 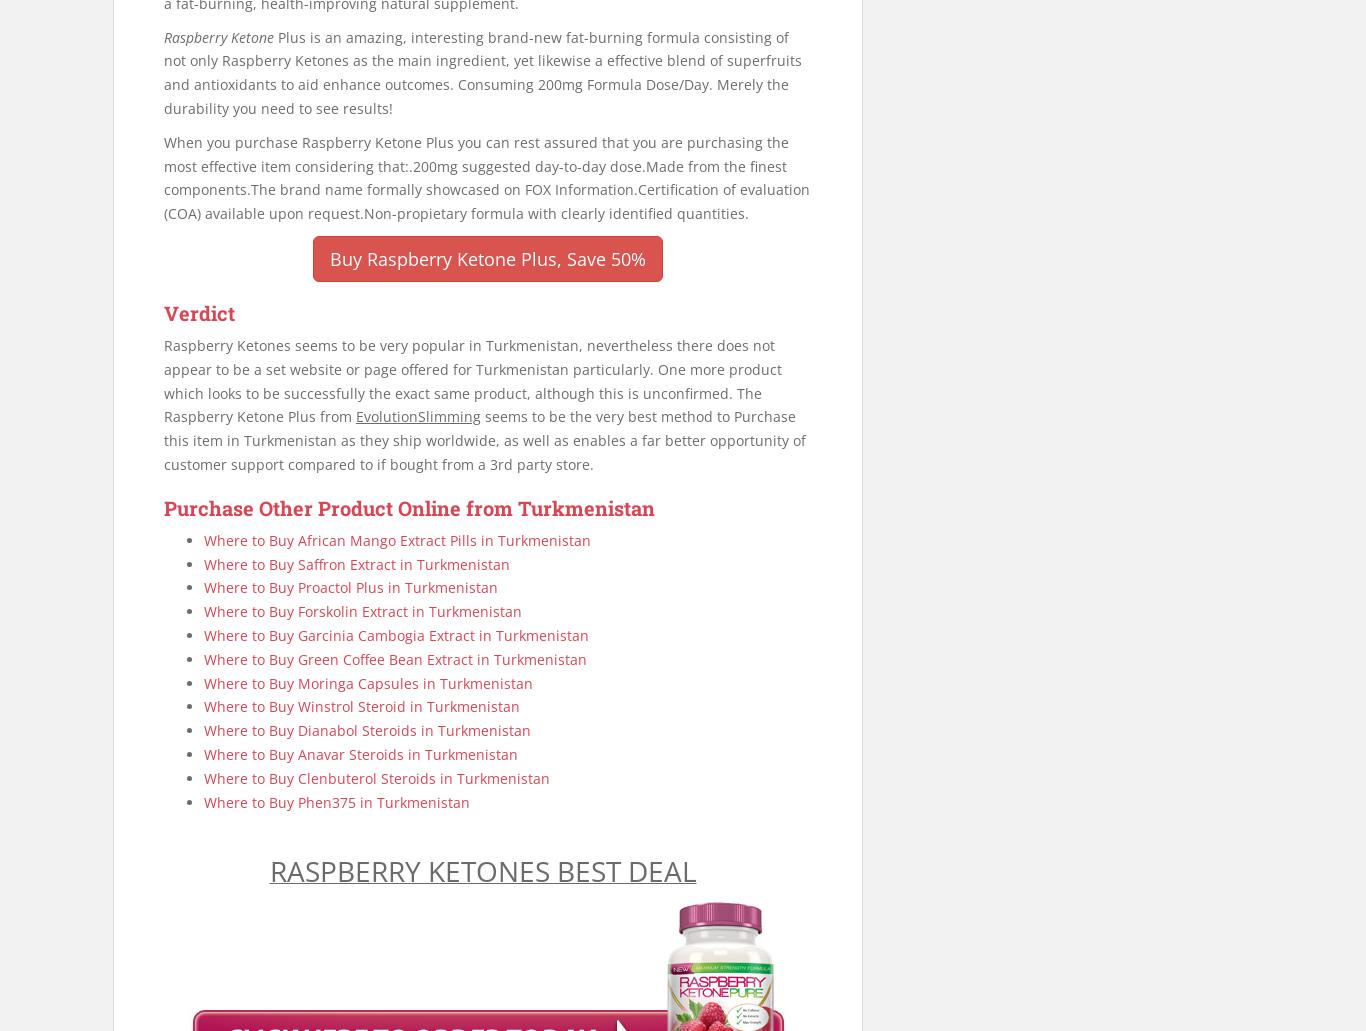 I want to click on 'Where to Buy Garcinia Cambogia Extract in Turkmenistan', so click(x=395, y=634).